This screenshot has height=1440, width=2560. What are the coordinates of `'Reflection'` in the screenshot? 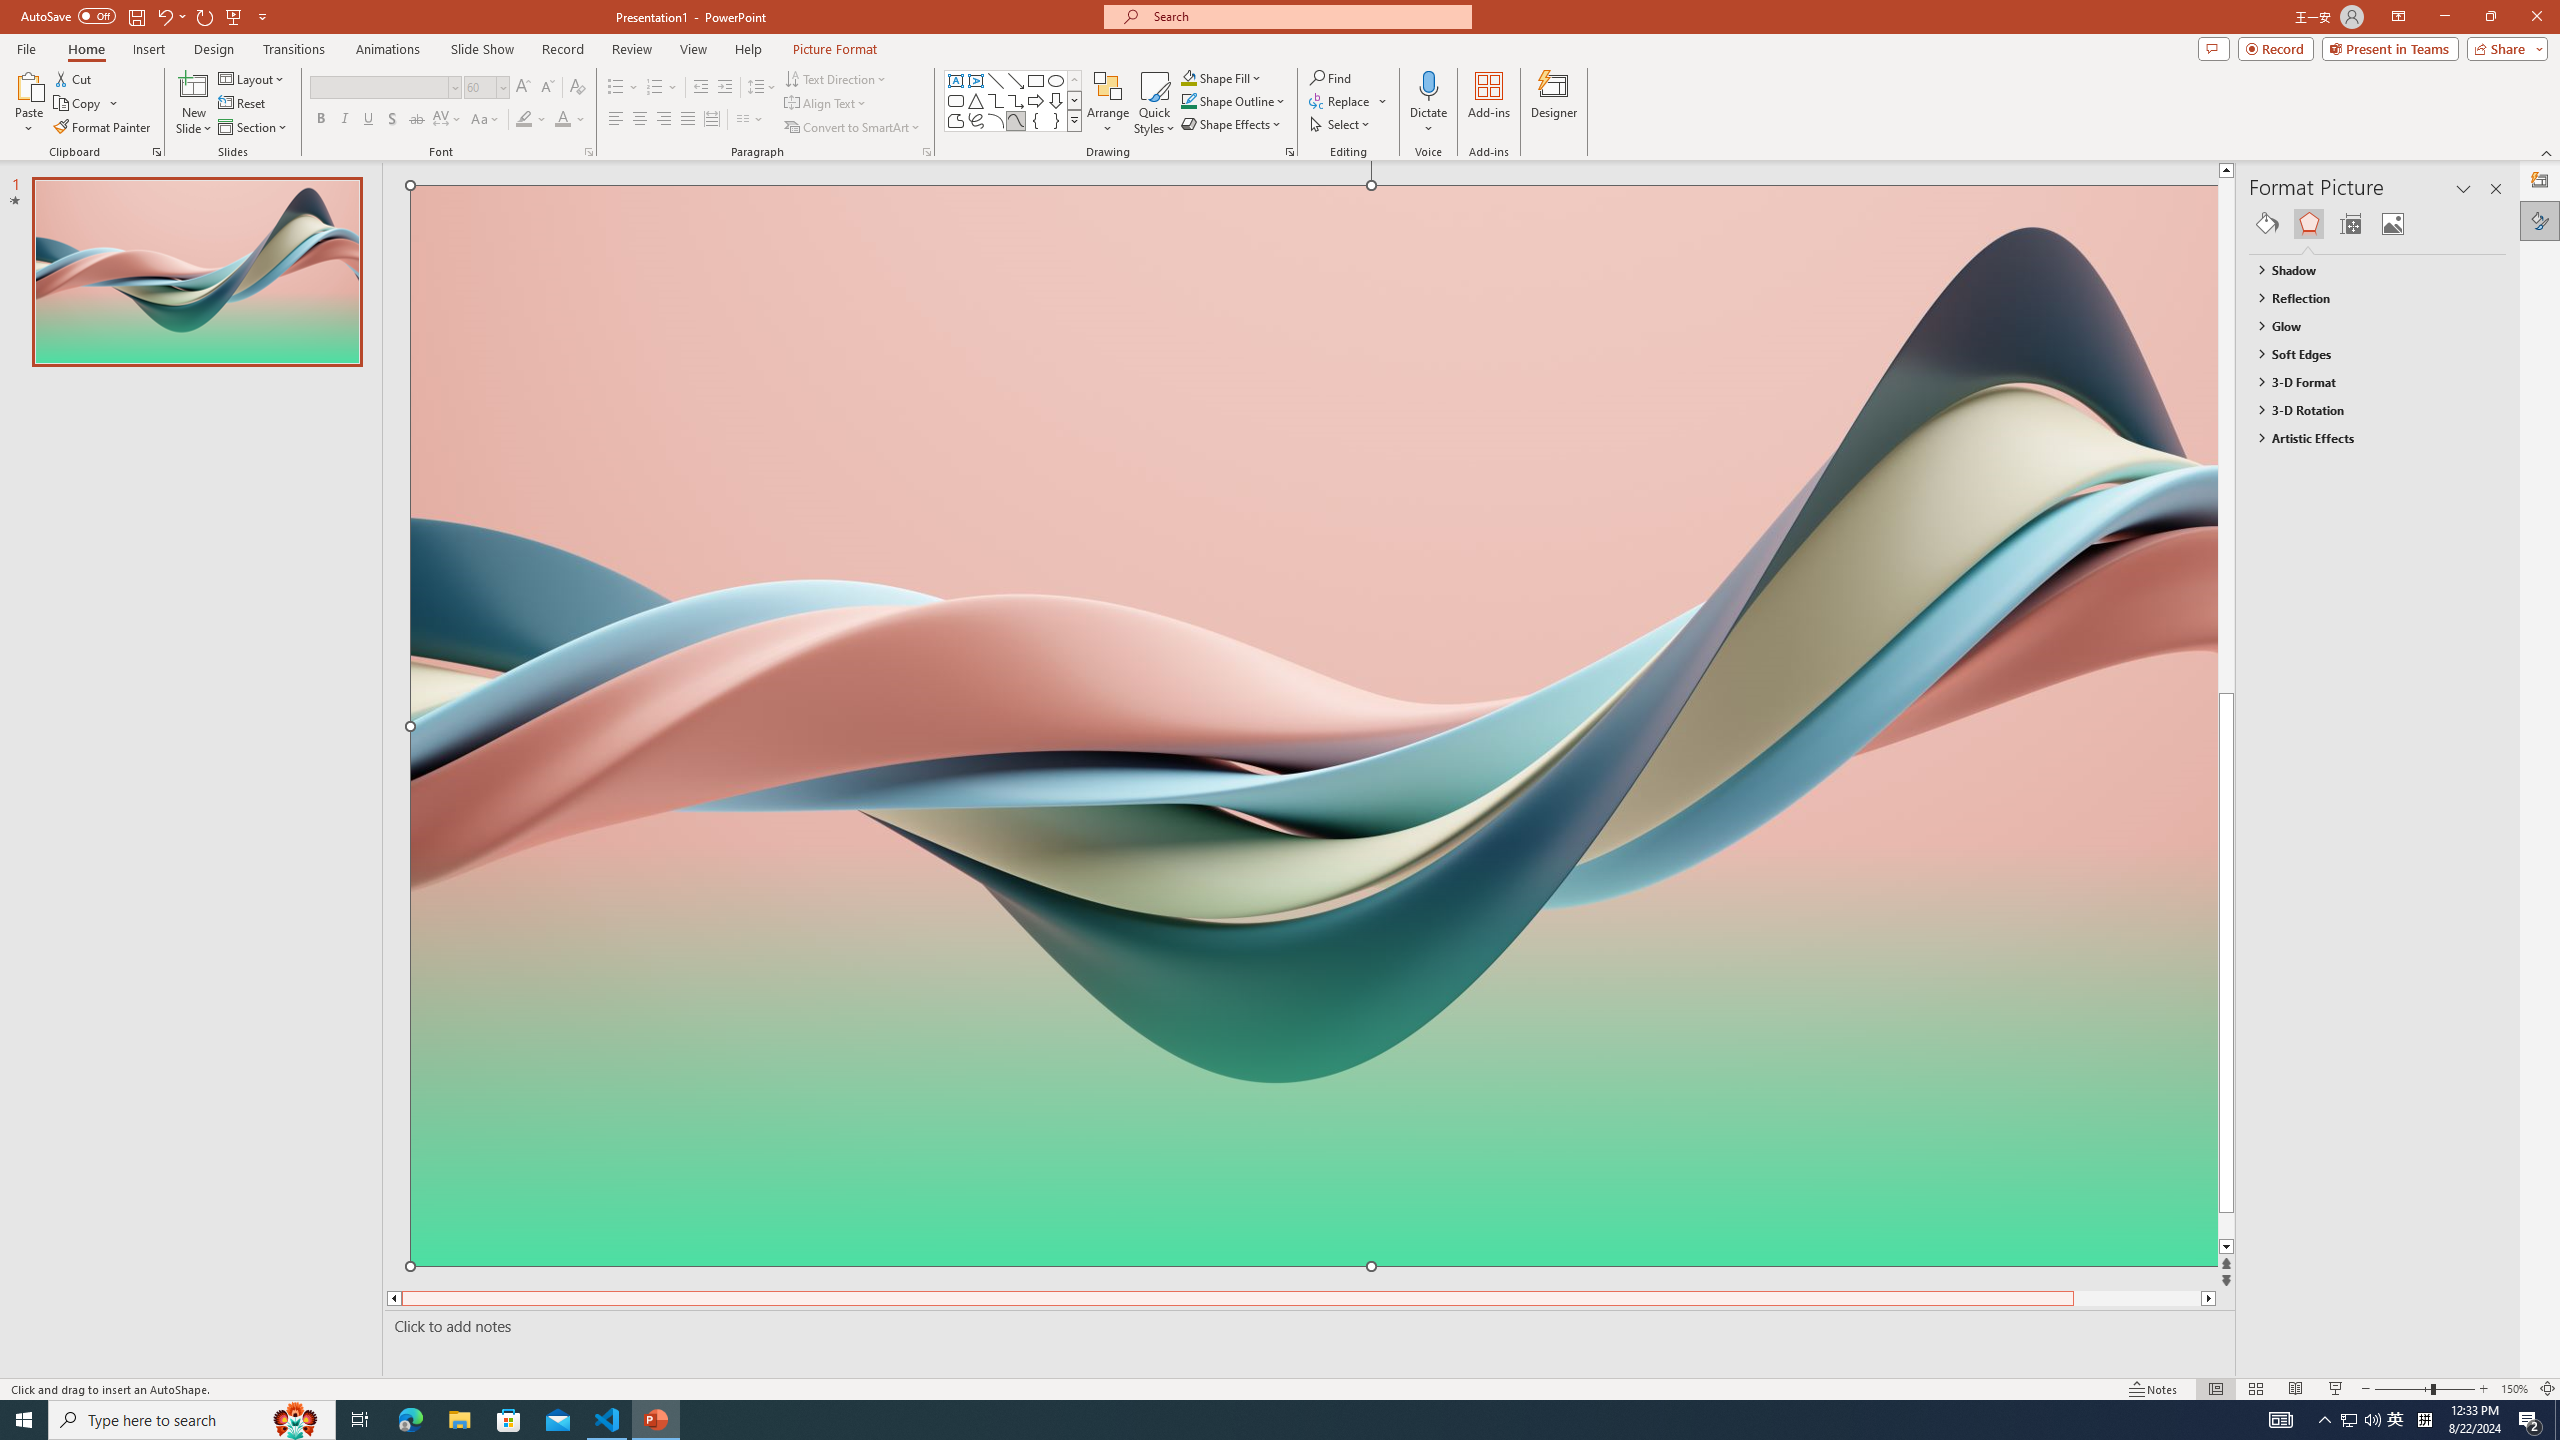 It's located at (2368, 298).